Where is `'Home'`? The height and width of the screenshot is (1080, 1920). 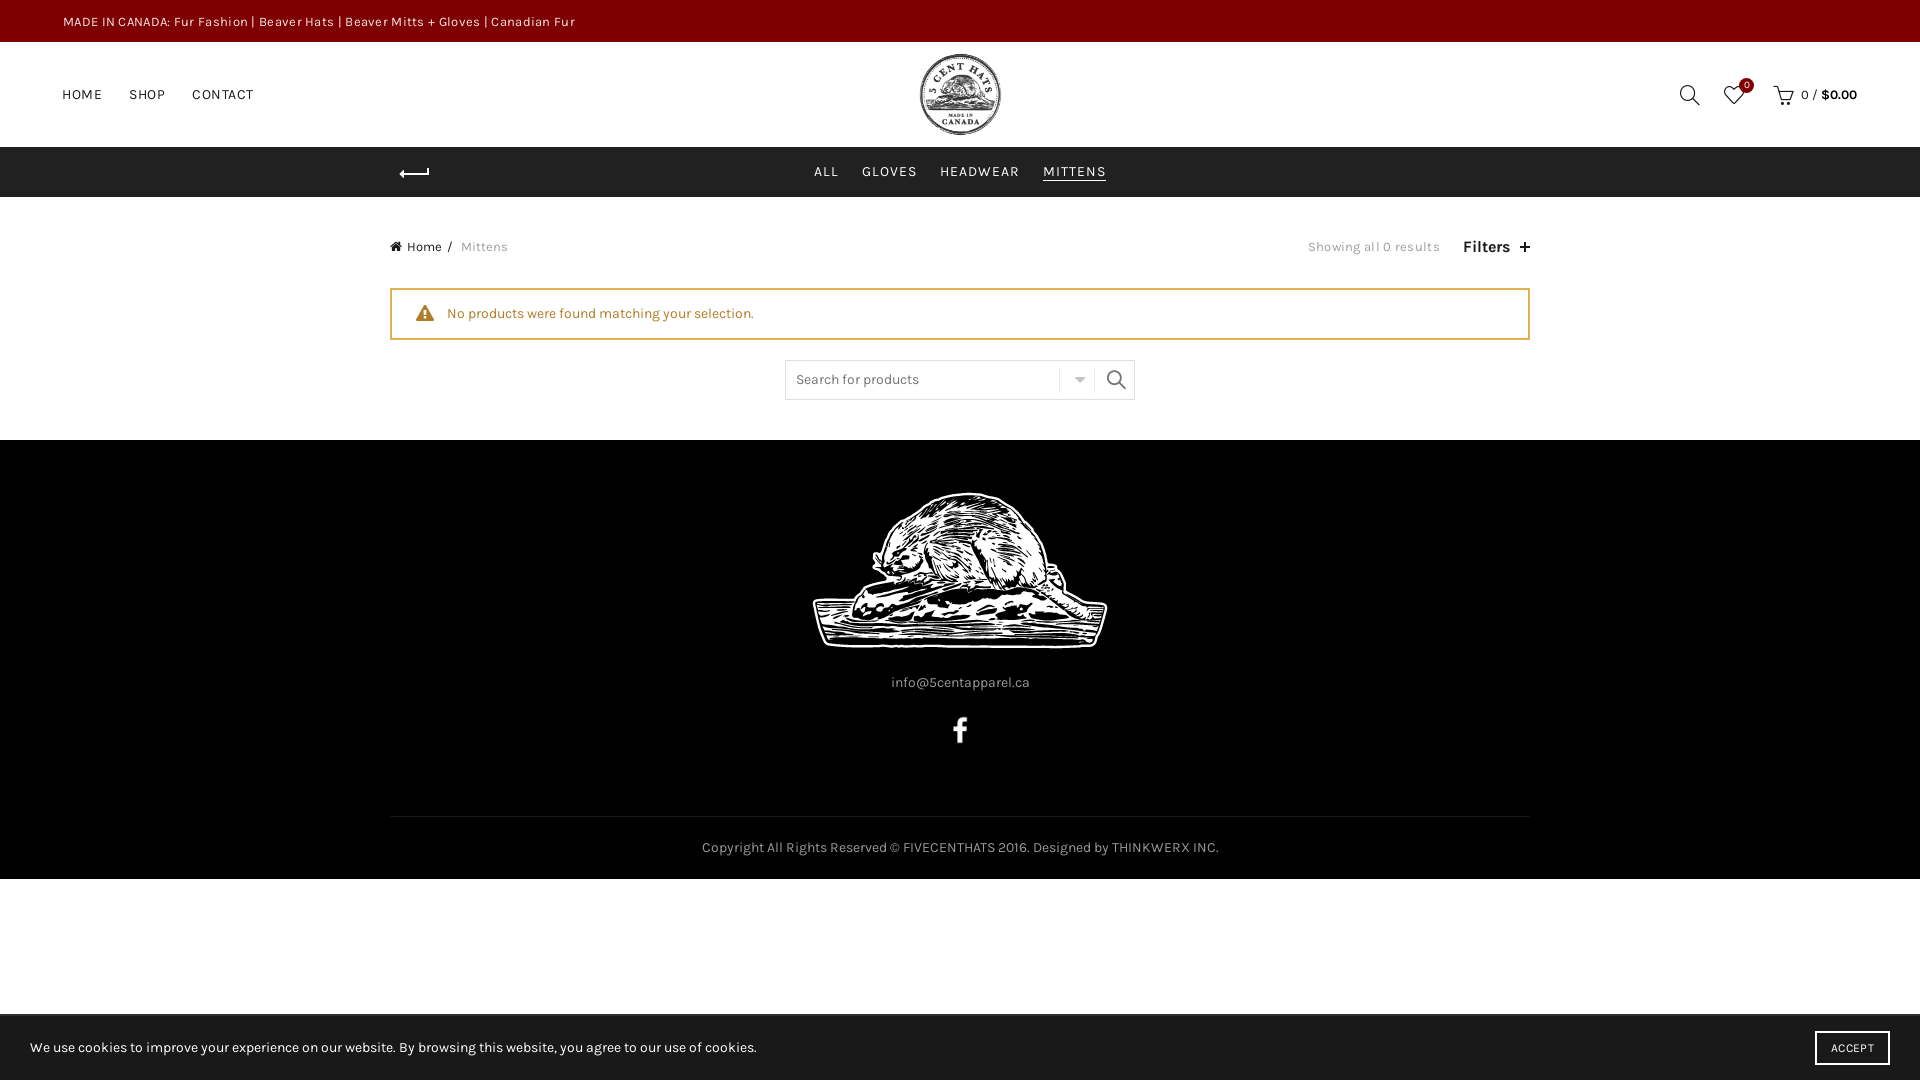 'Home' is located at coordinates (420, 245).